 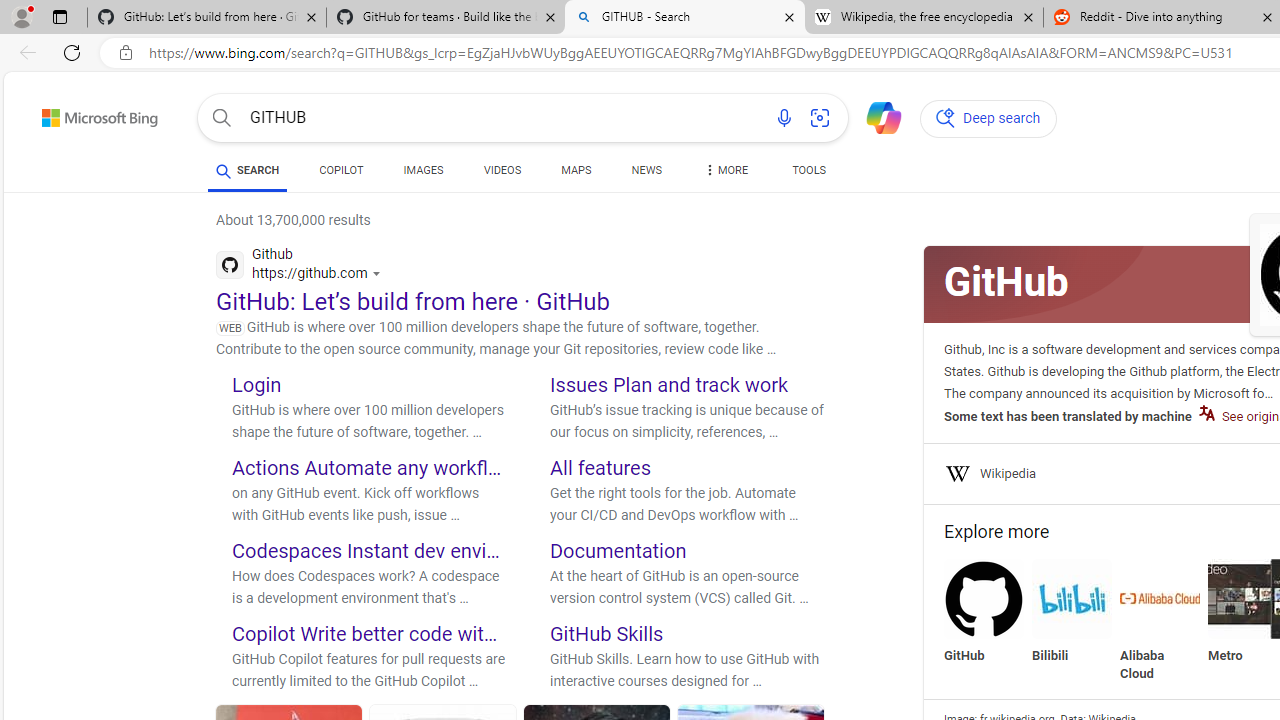 What do you see at coordinates (684, 17) in the screenshot?
I see `'GITHUB - Search'` at bounding box center [684, 17].